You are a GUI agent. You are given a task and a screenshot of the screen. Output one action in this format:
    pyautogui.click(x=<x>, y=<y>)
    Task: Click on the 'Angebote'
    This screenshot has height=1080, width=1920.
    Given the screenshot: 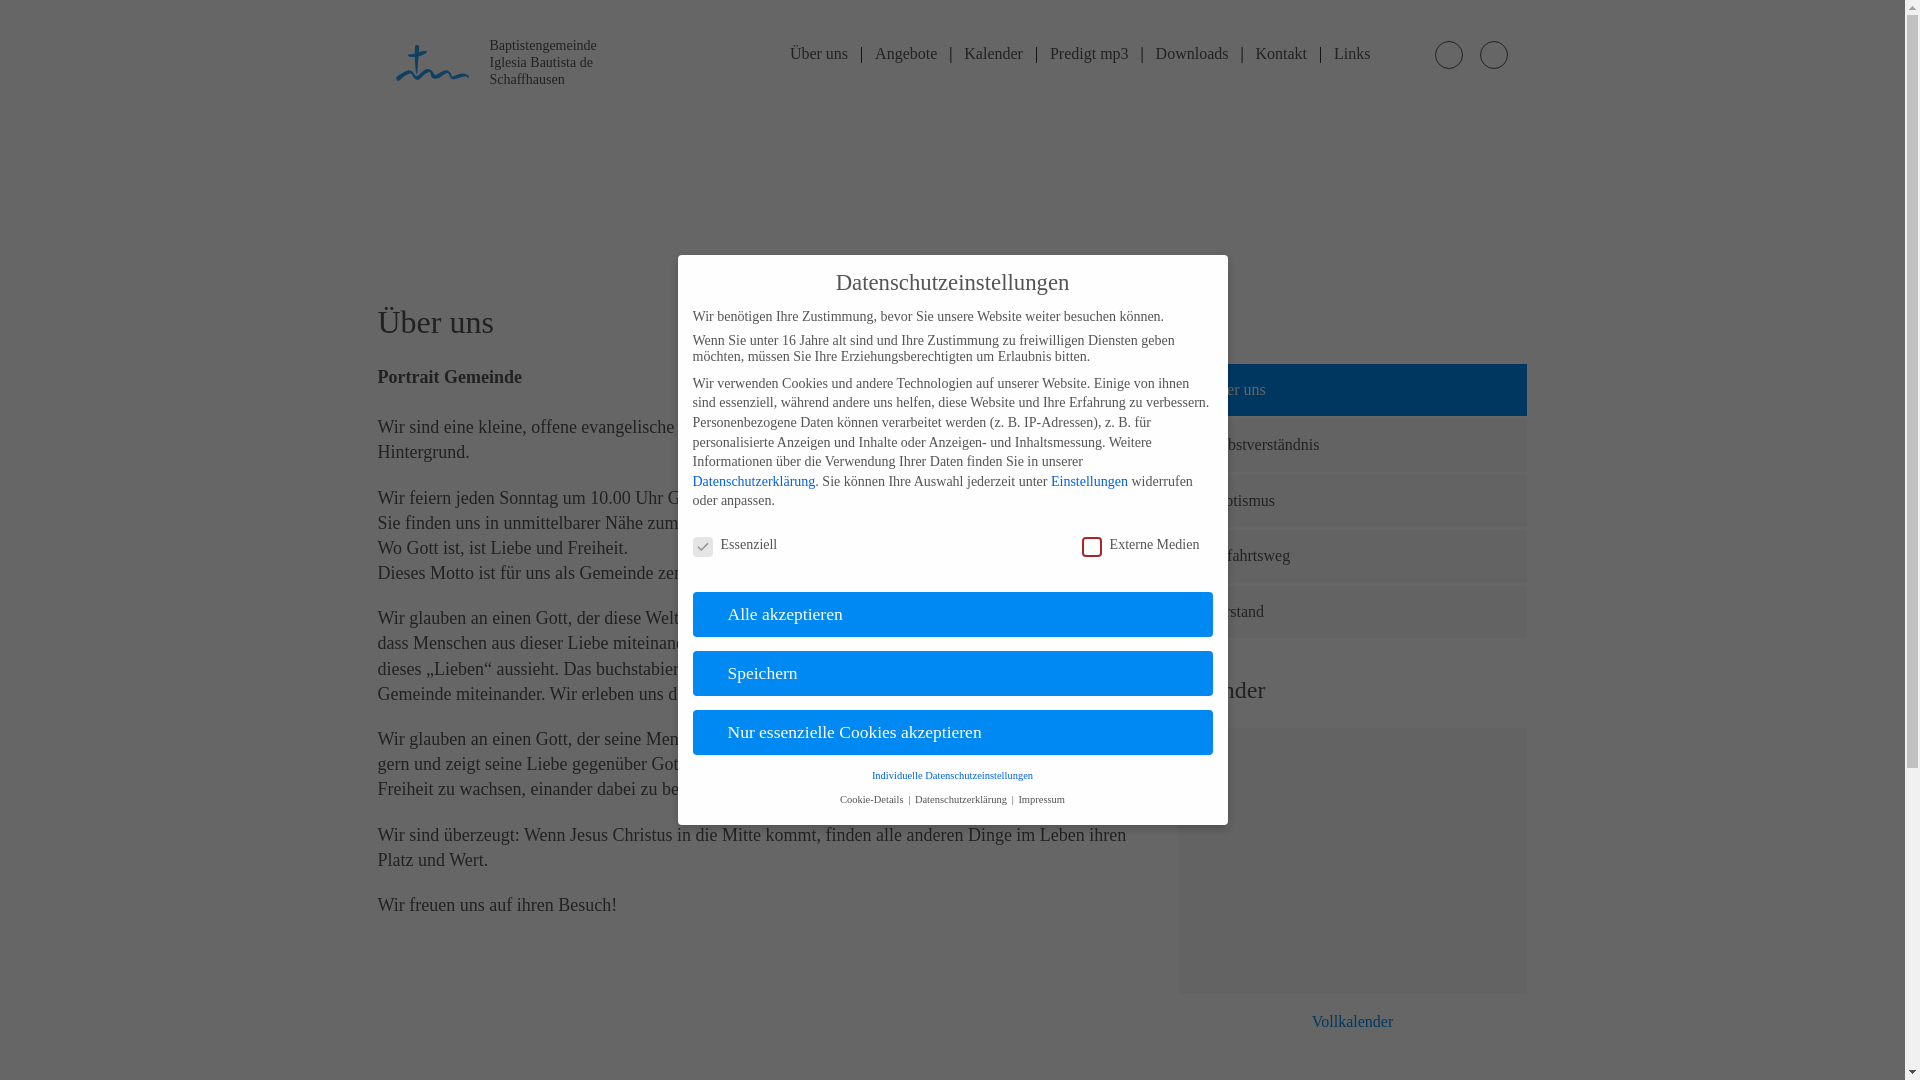 What is the action you would take?
    pyautogui.click(x=905, y=52)
    